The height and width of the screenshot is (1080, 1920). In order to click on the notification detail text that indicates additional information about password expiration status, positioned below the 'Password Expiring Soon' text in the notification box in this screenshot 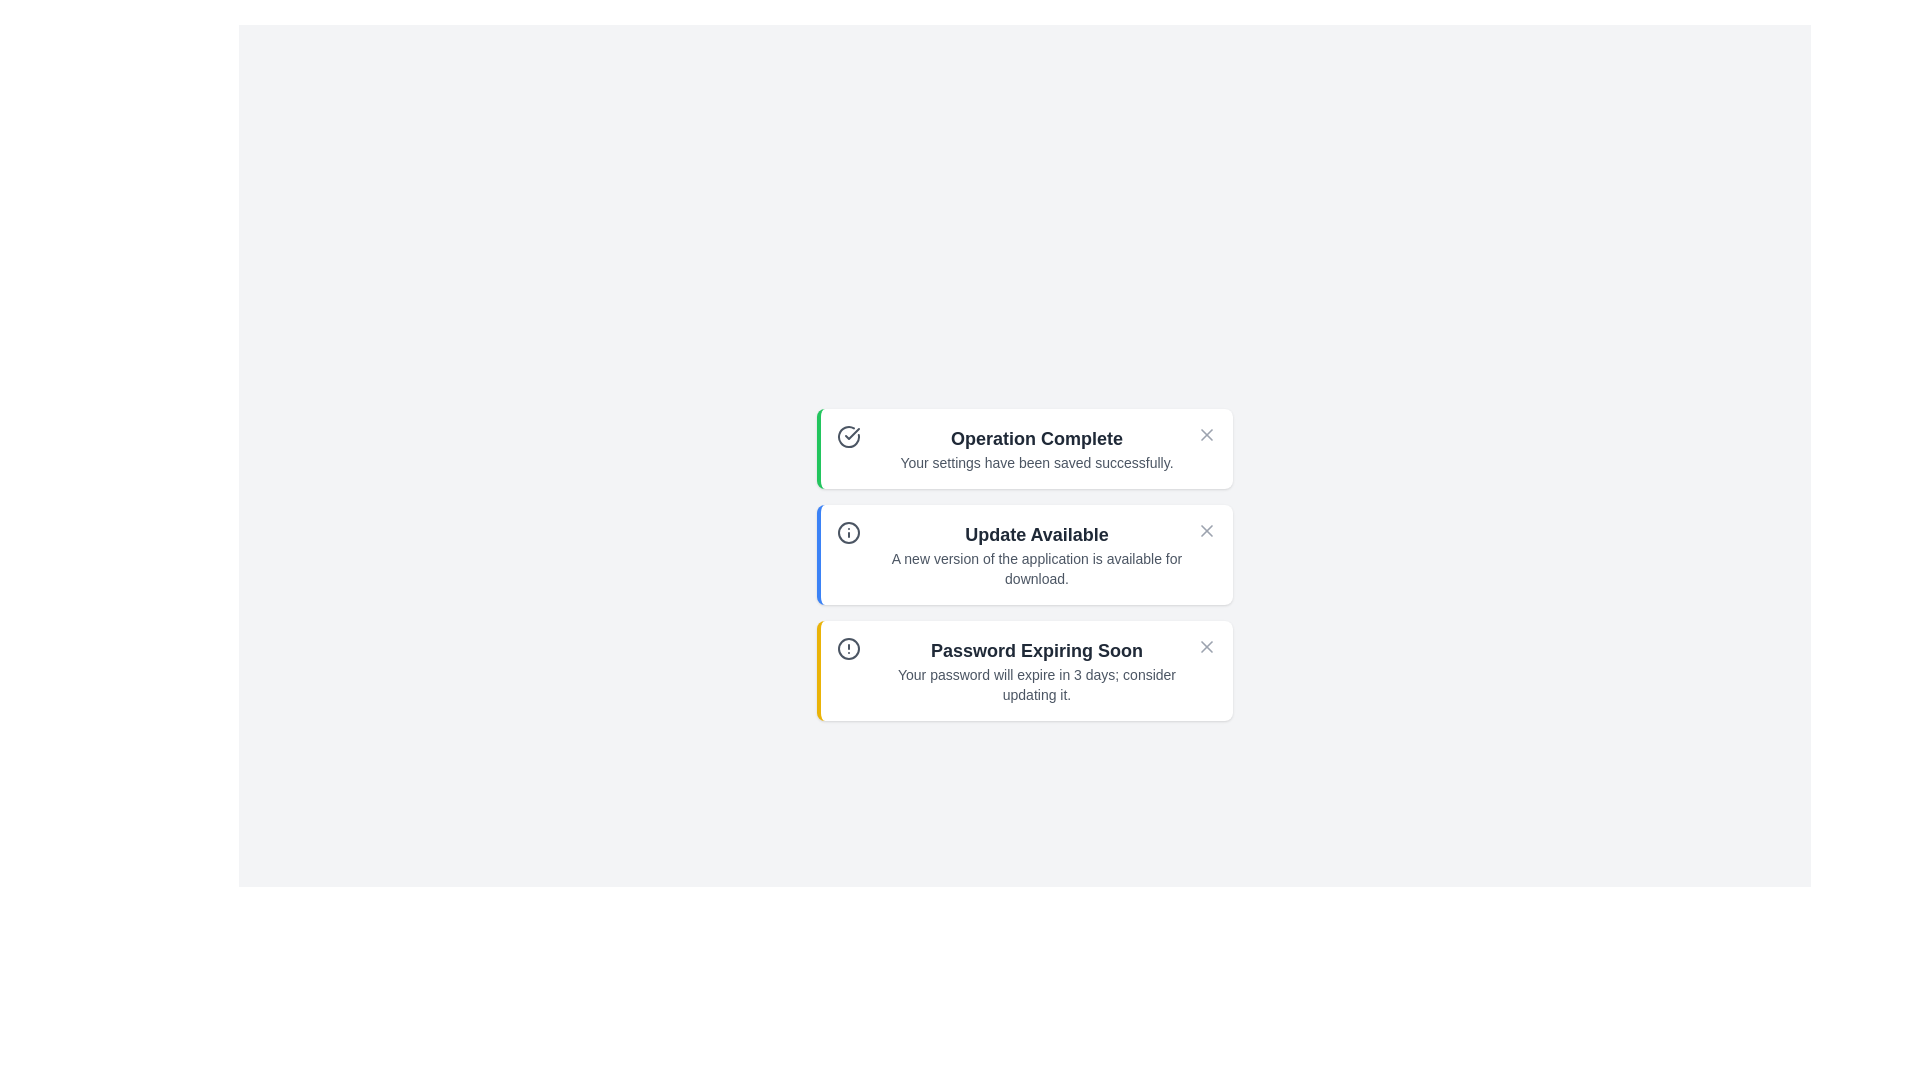, I will do `click(1036, 684)`.